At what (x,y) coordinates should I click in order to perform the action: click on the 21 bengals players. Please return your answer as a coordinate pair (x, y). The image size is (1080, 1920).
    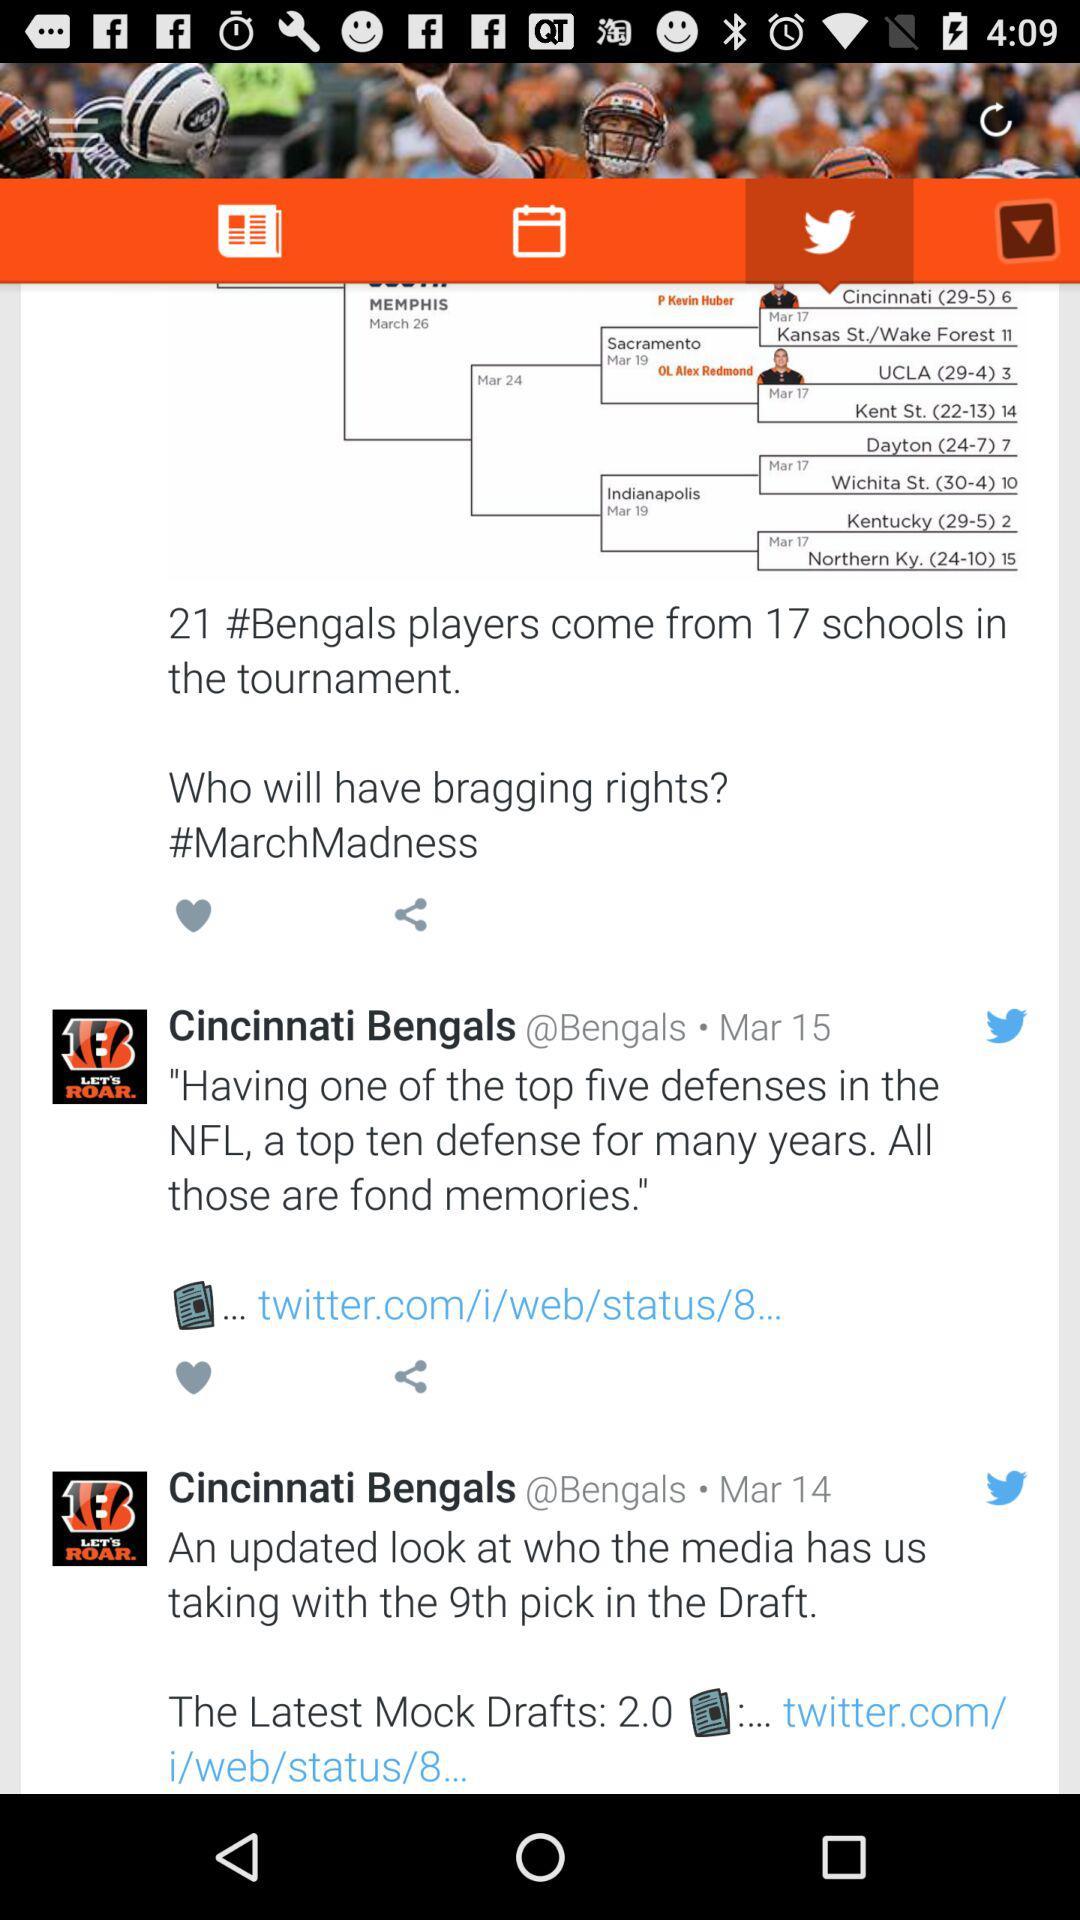
    Looking at the image, I should click on (596, 730).